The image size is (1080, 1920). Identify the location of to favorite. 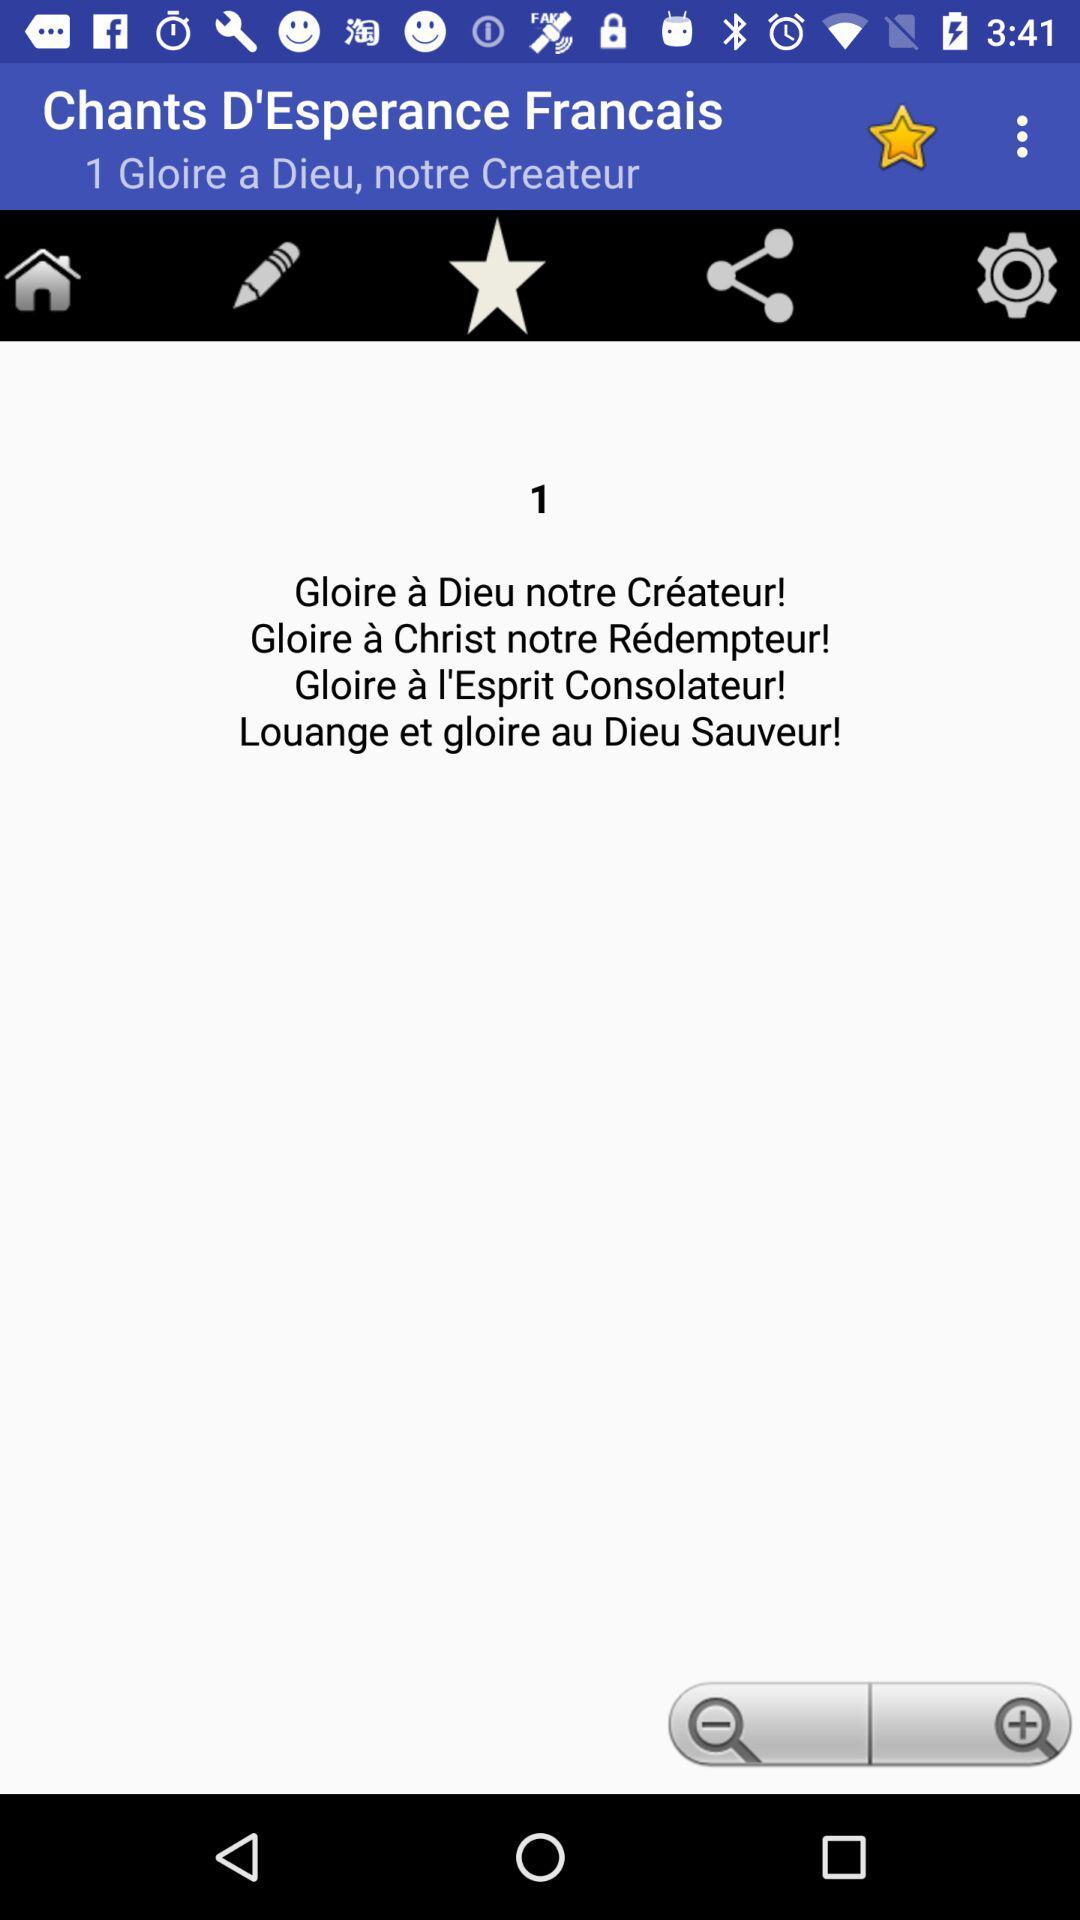
(496, 274).